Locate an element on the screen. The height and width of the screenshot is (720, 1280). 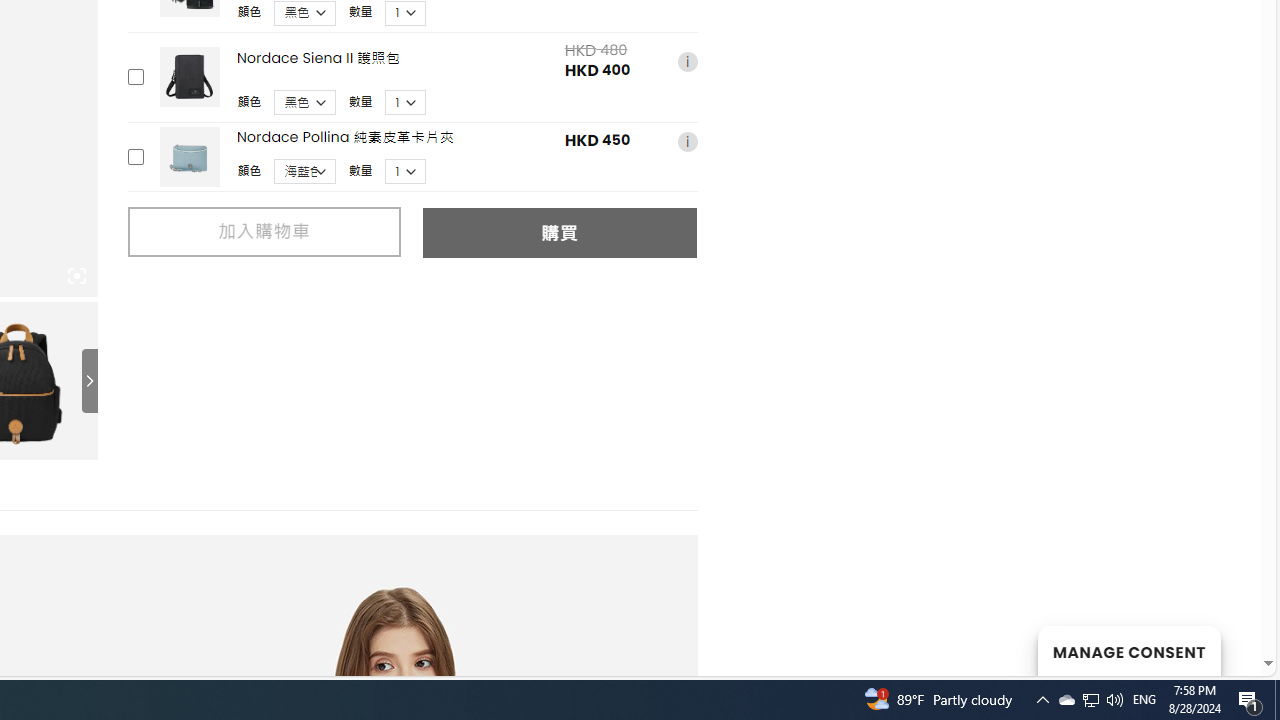
'Class: iconic-woothumbs-fullscreen' is located at coordinates (76, 276).